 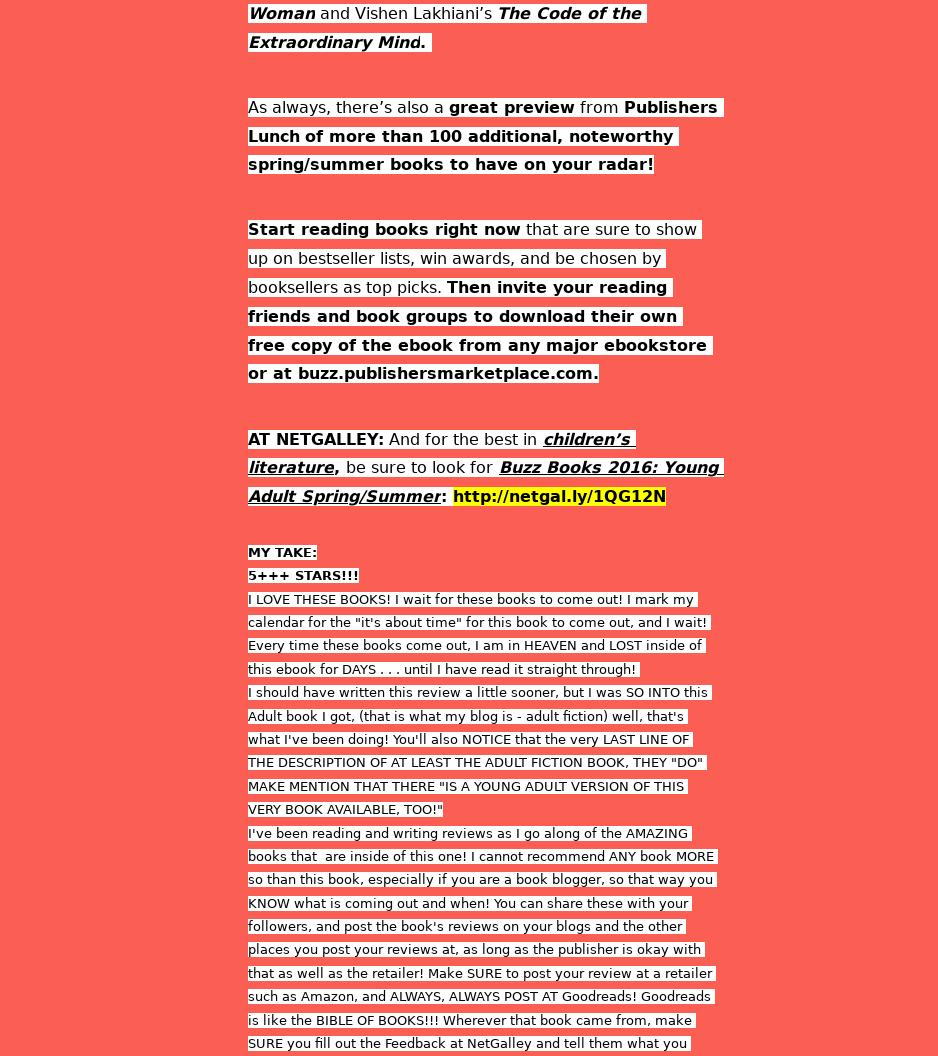 I want to click on 'that are sure to show up on bestseller lists, win awards, and be chosen by booksellers as top picks.', so click(x=475, y=257).